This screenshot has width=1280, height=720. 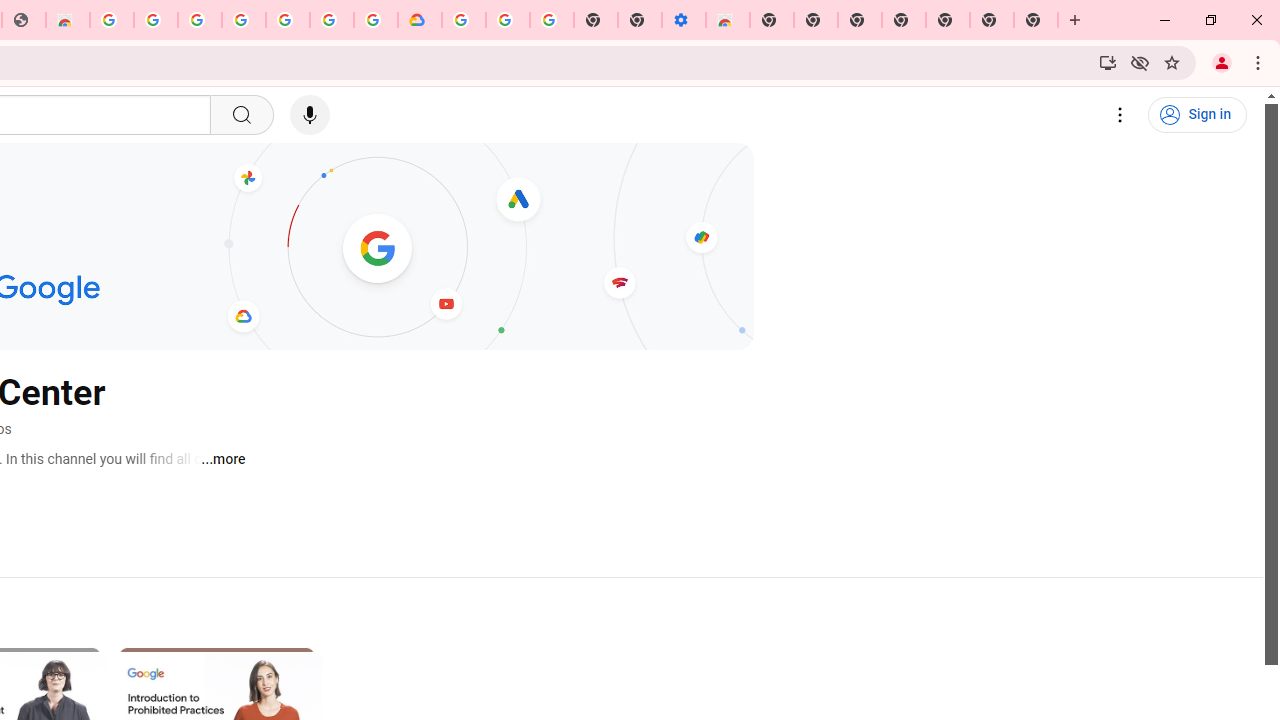 What do you see at coordinates (1036, 20) in the screenshot?
I see `'New Tab'` at bounding box center [1036, 20].